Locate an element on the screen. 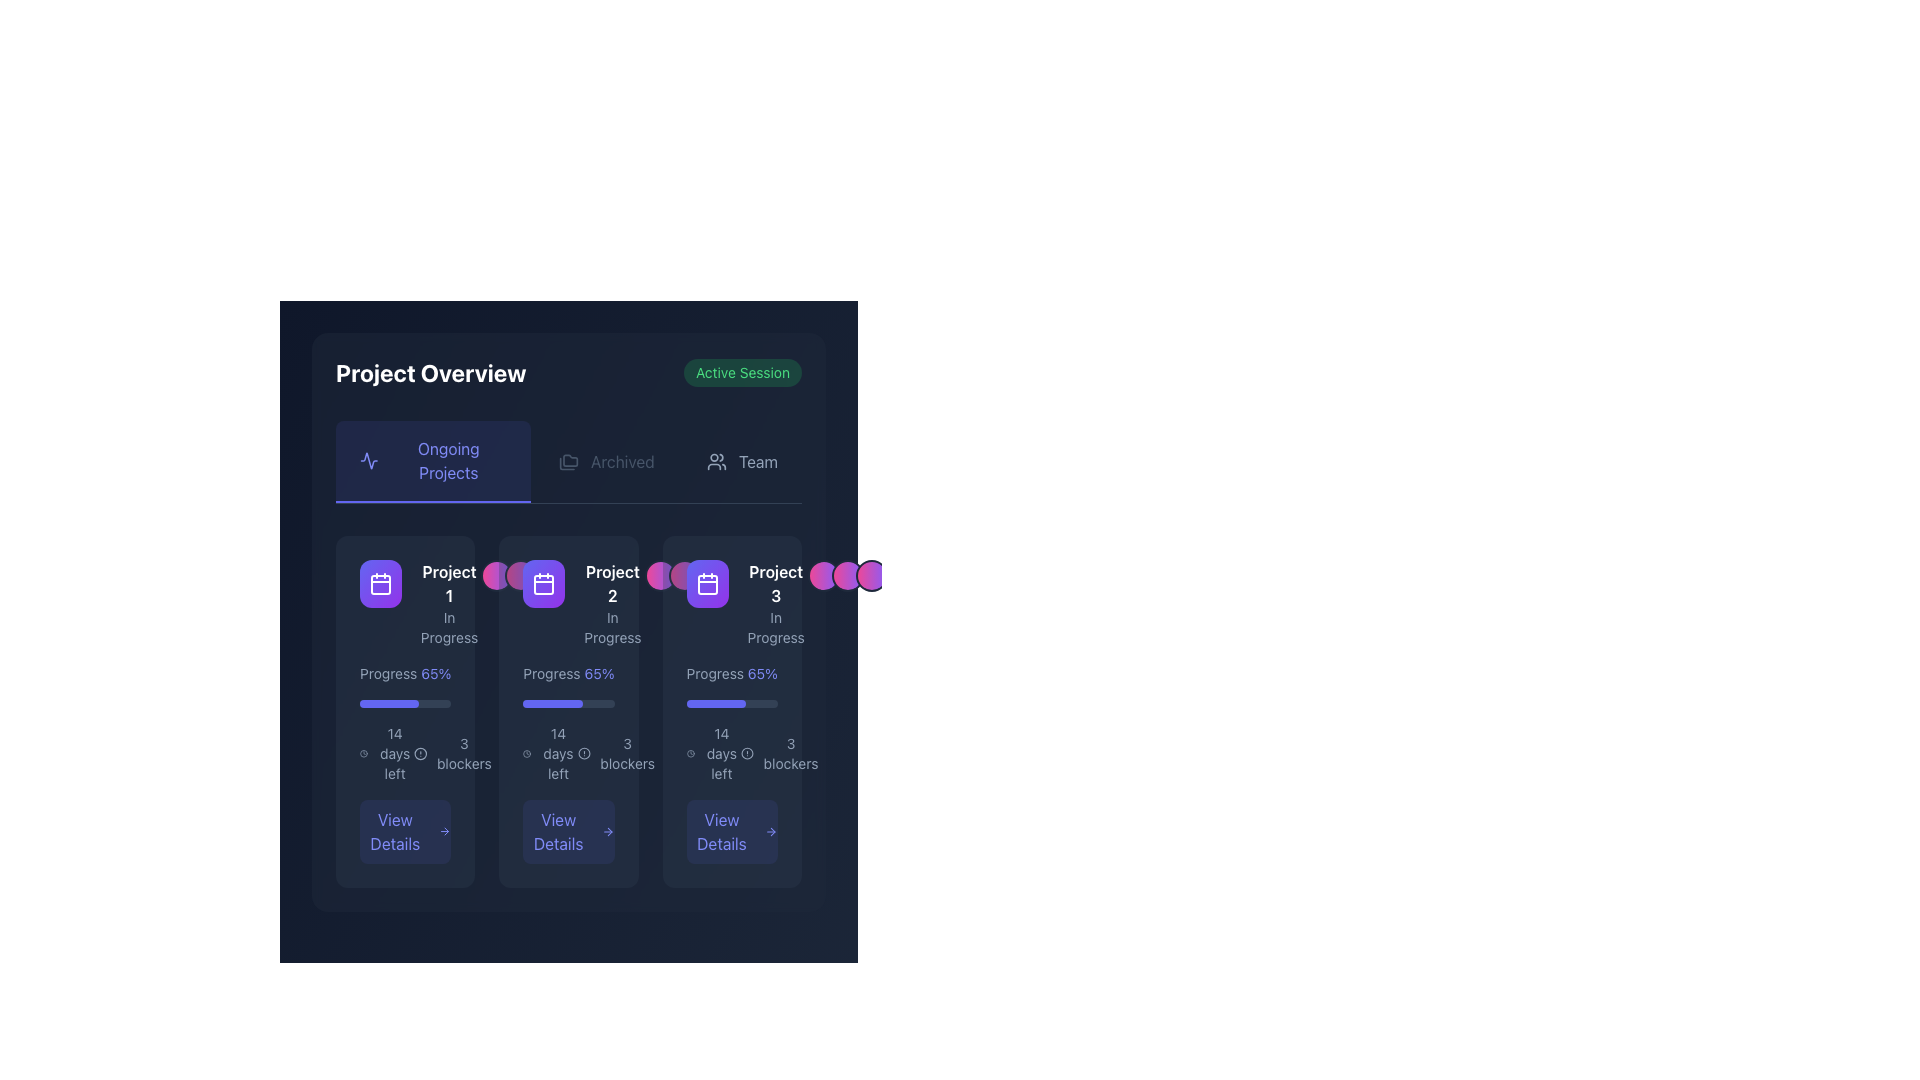 Image resolution: width=1920 pixels, height=1080 pixels. the progress bar indicating 65% completion for 'Project 2' in the 'Ongoing Projects' section is located at coordinates (389, 703).